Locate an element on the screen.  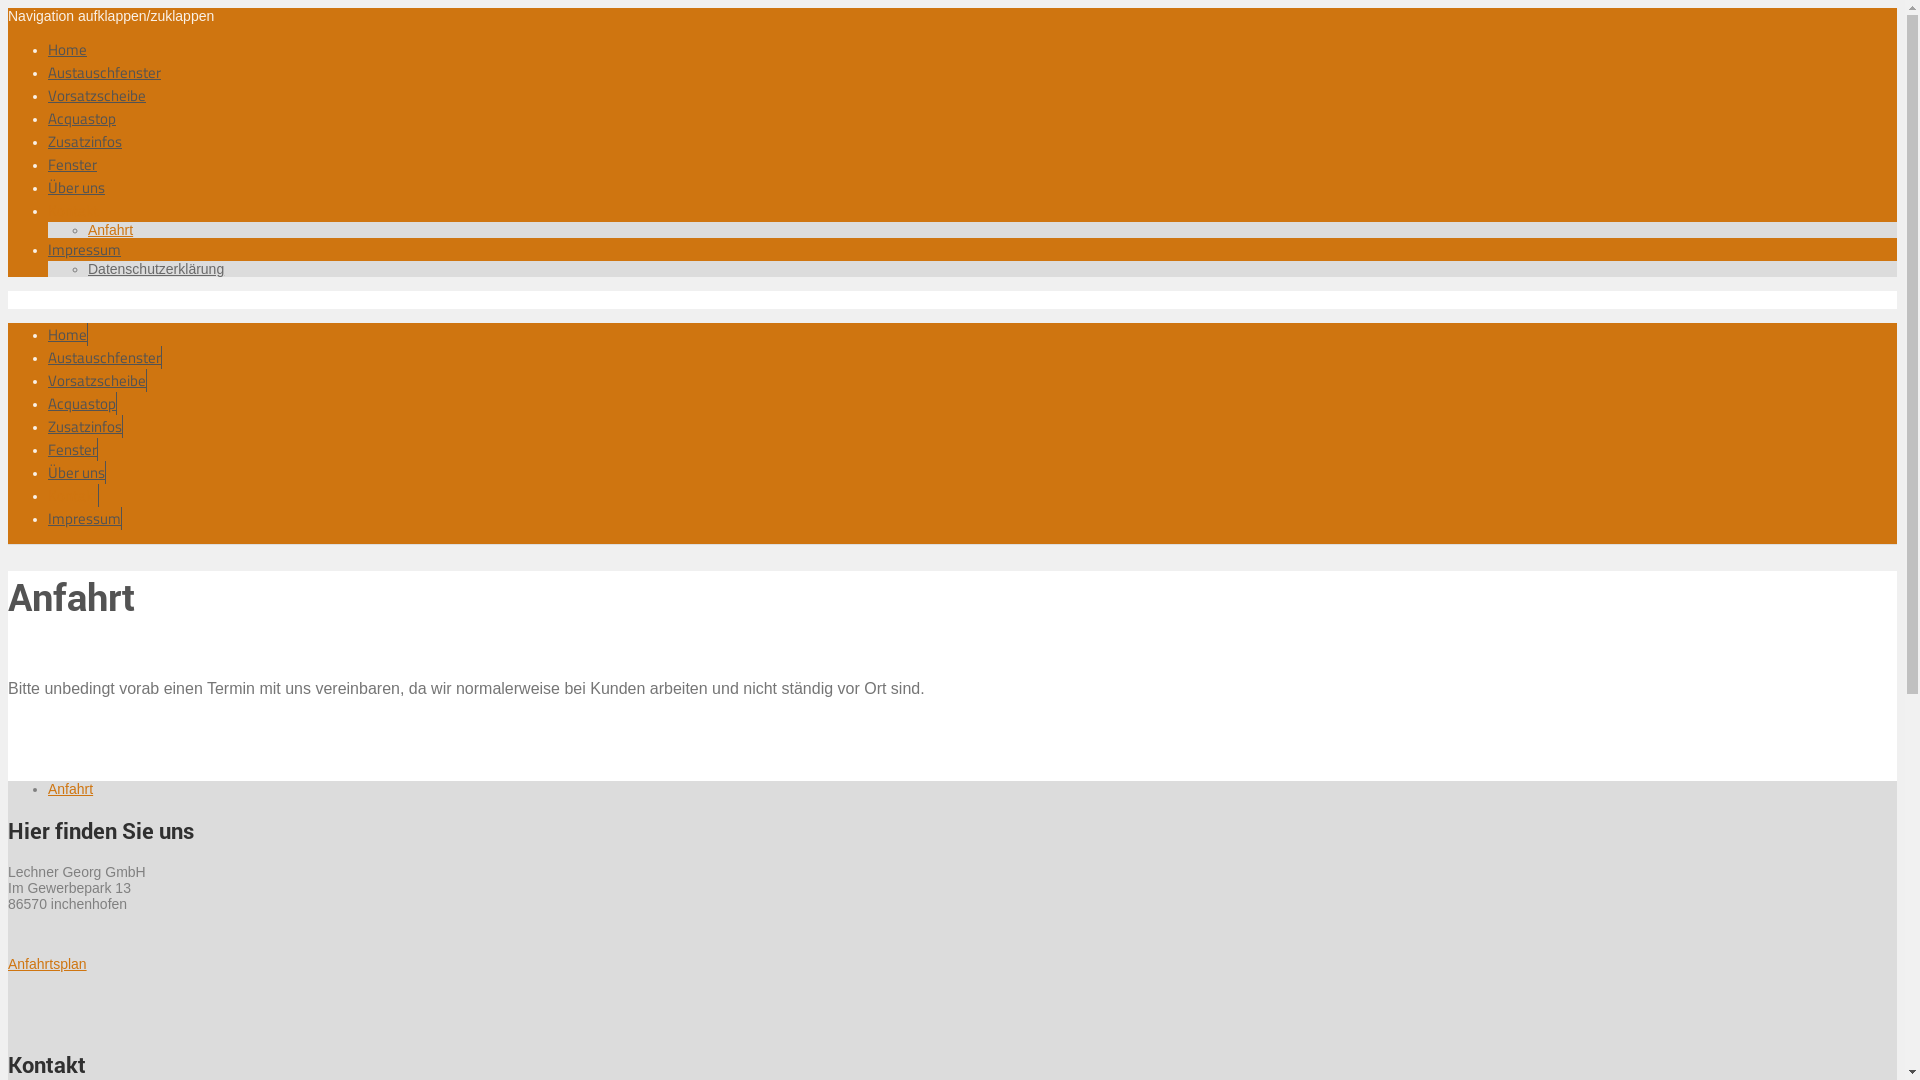
'Vorsatzscheibe' is located at coordinates (95, 95).